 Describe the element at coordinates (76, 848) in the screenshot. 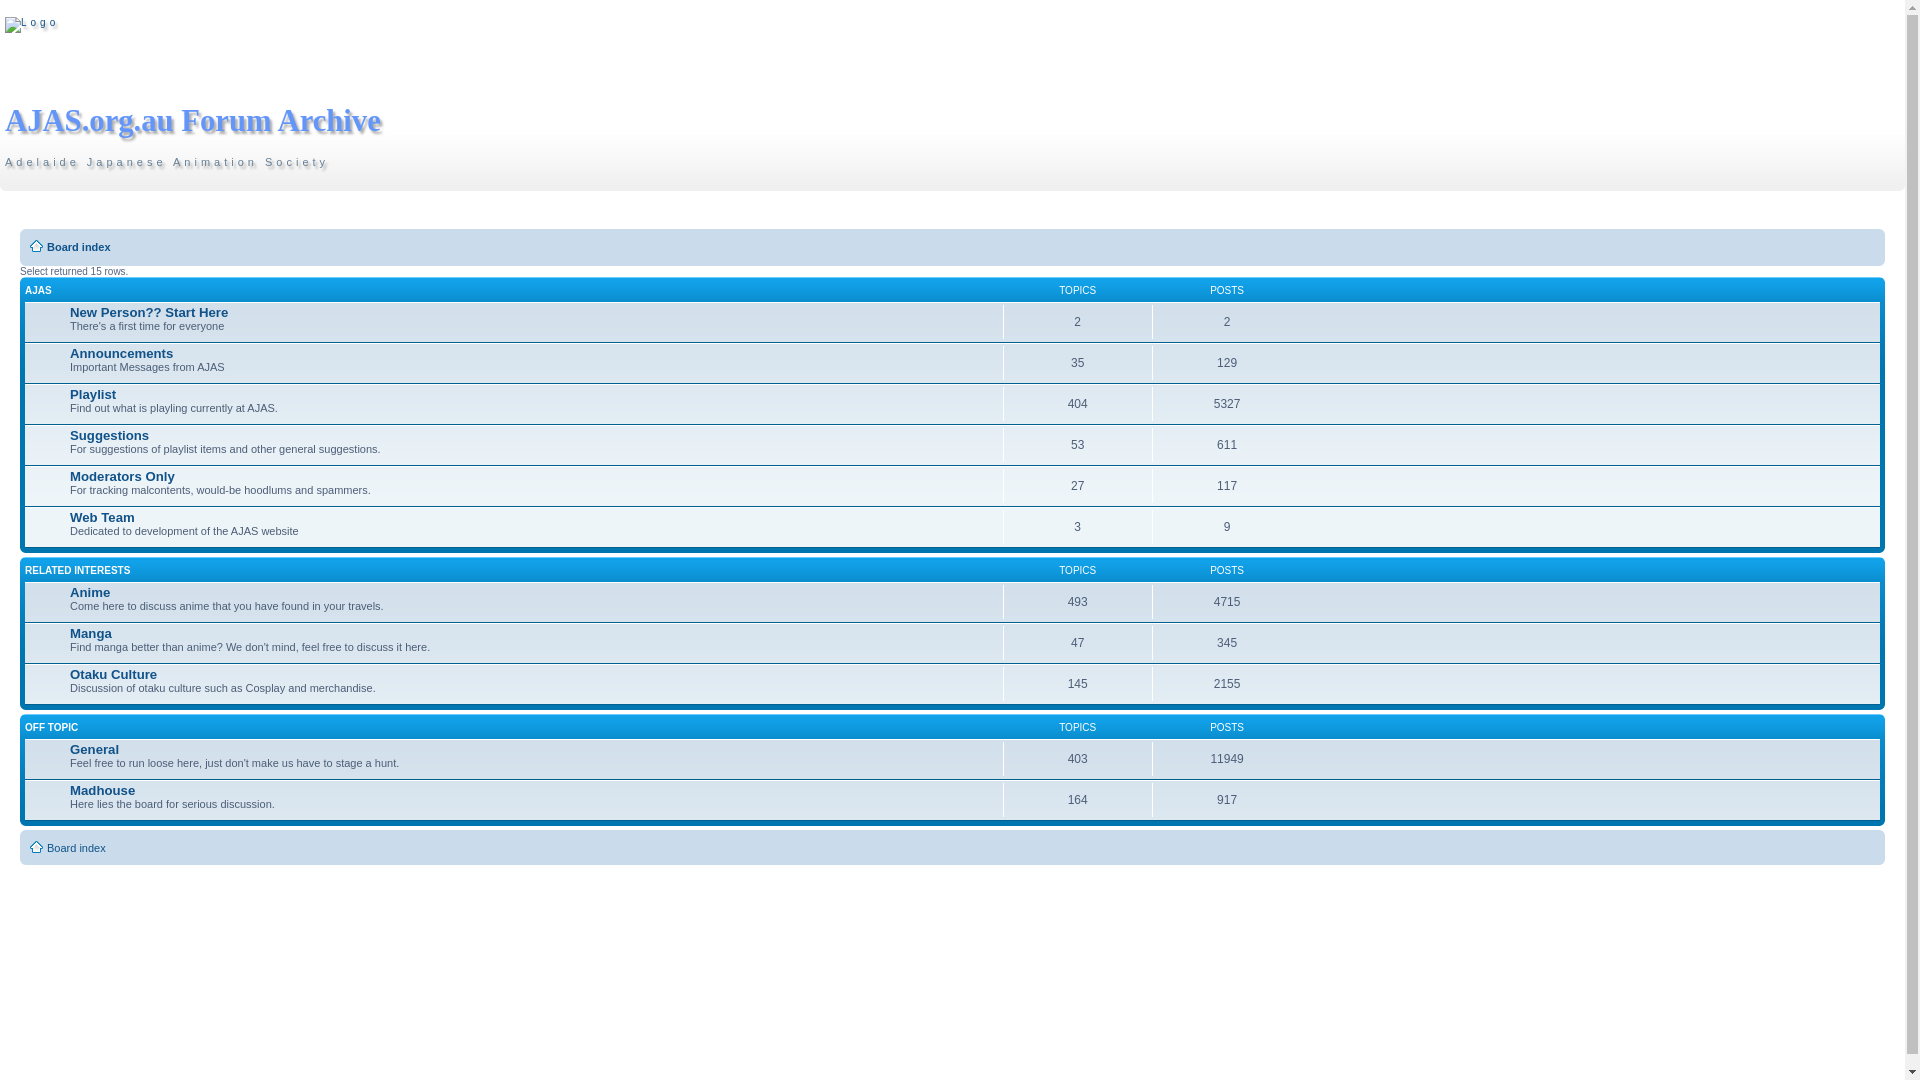

I see `'Board index'` at that location.